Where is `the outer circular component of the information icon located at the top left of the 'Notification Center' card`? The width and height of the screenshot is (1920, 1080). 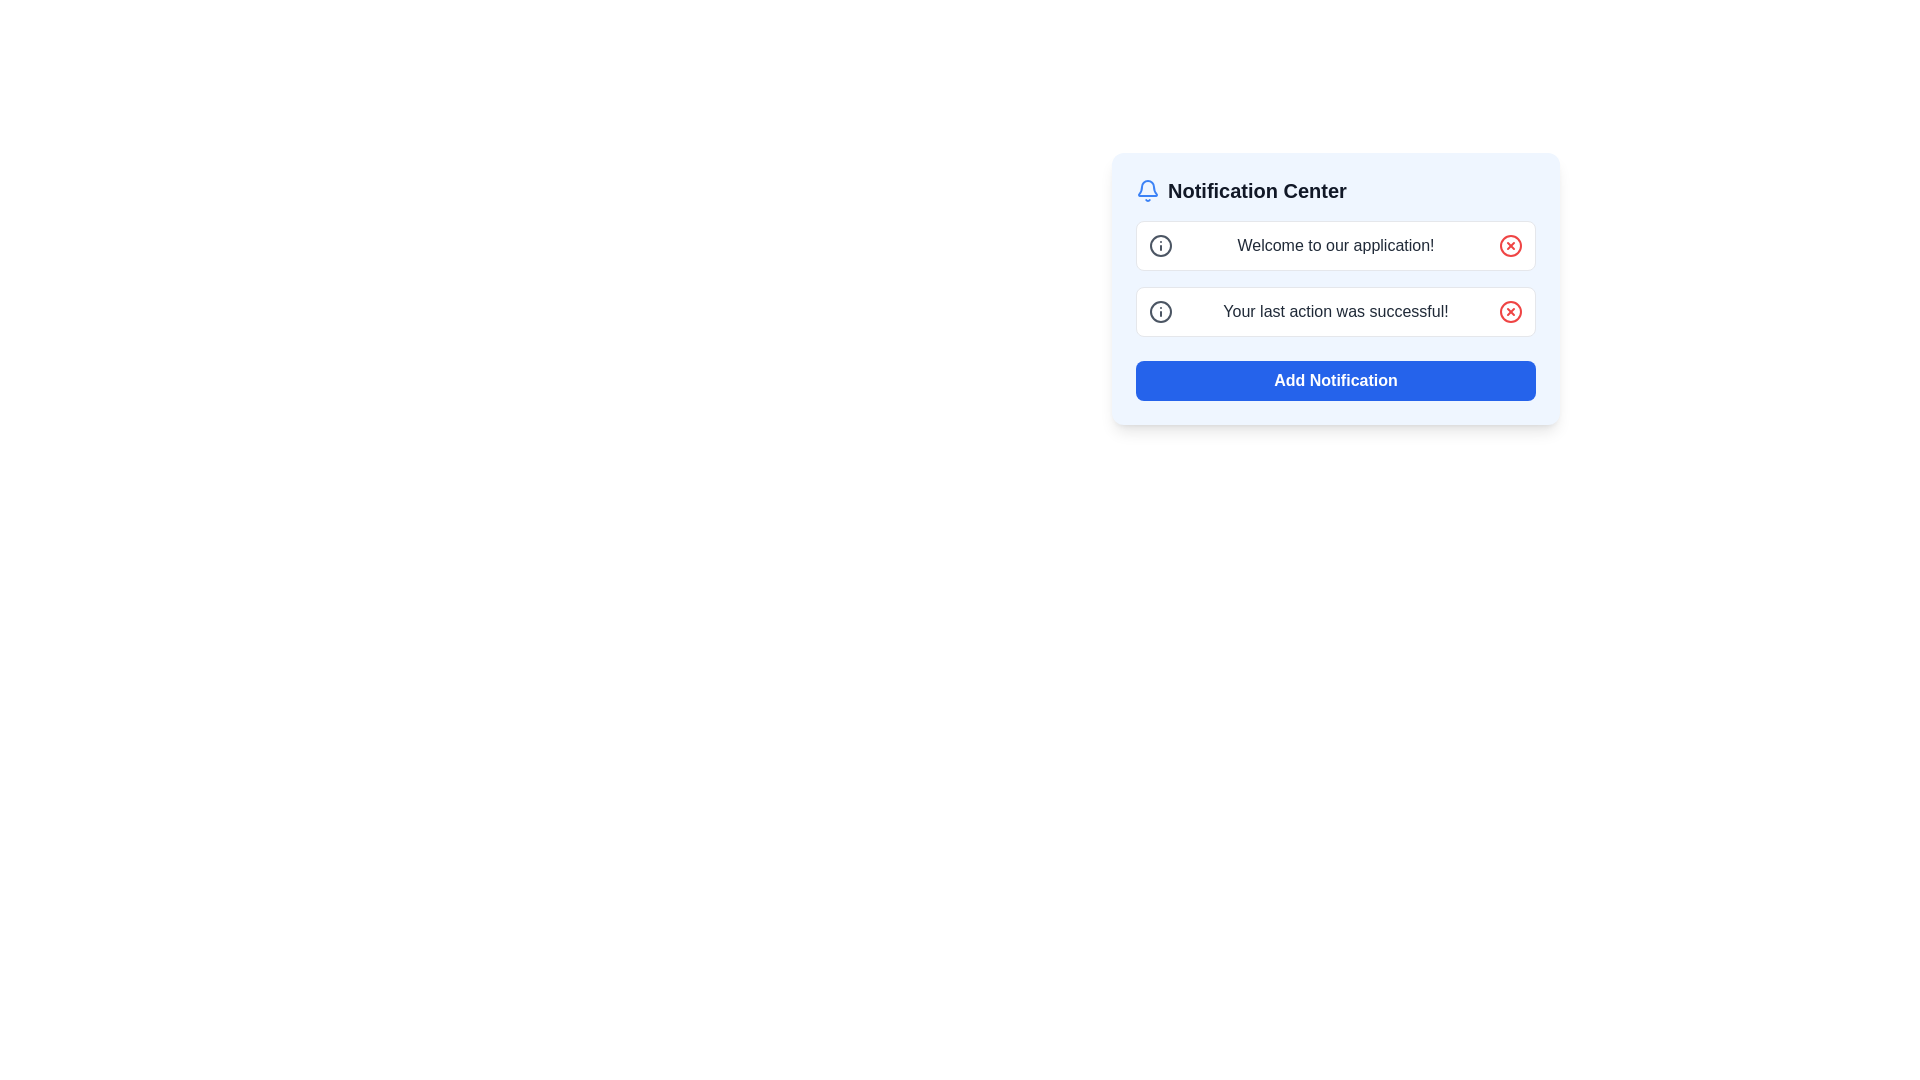
the outer circular component of the information icon located at the top left of the 'Notification Center' card is located at coordinates (1161, 312).